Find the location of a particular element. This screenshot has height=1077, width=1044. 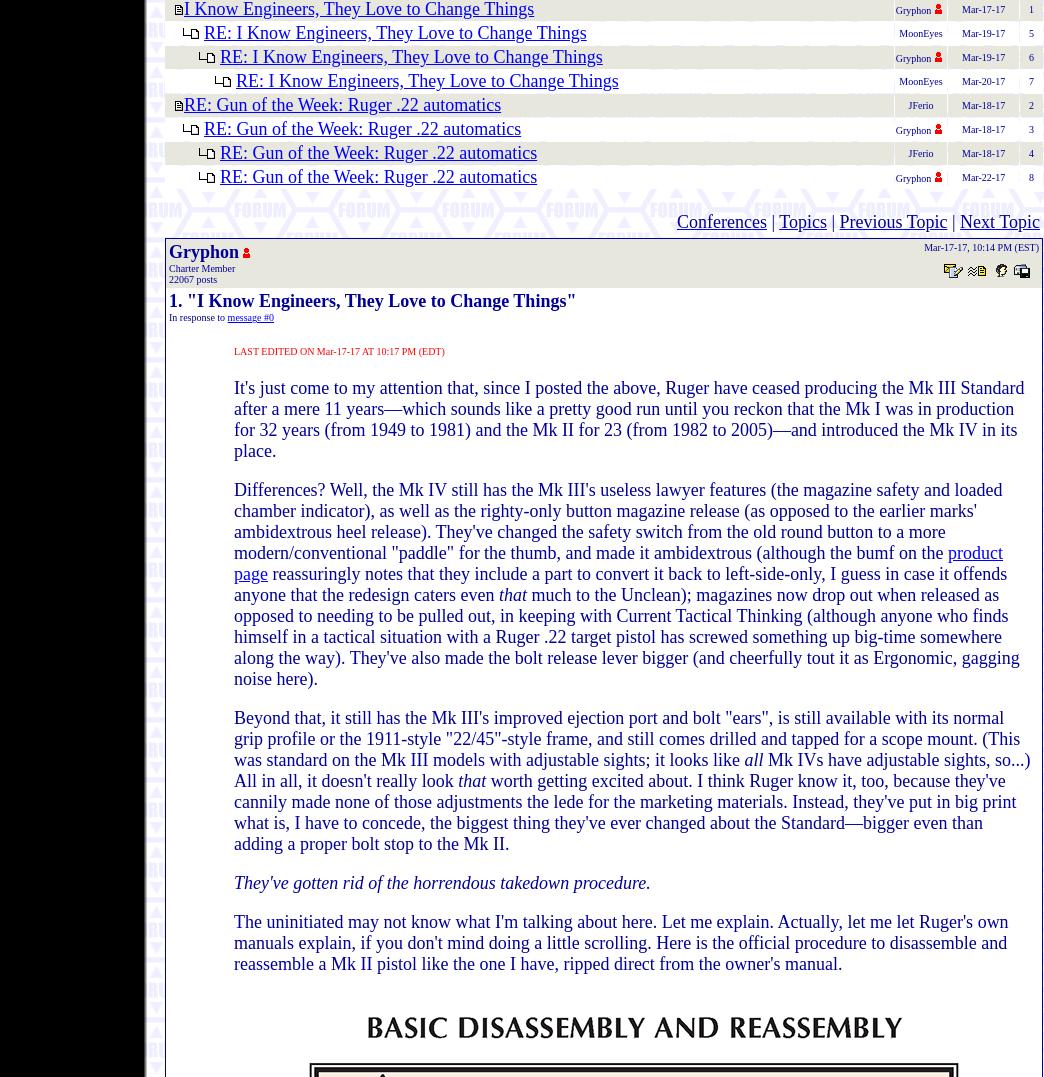

'Conferences' is located at coordinates (674, 221).